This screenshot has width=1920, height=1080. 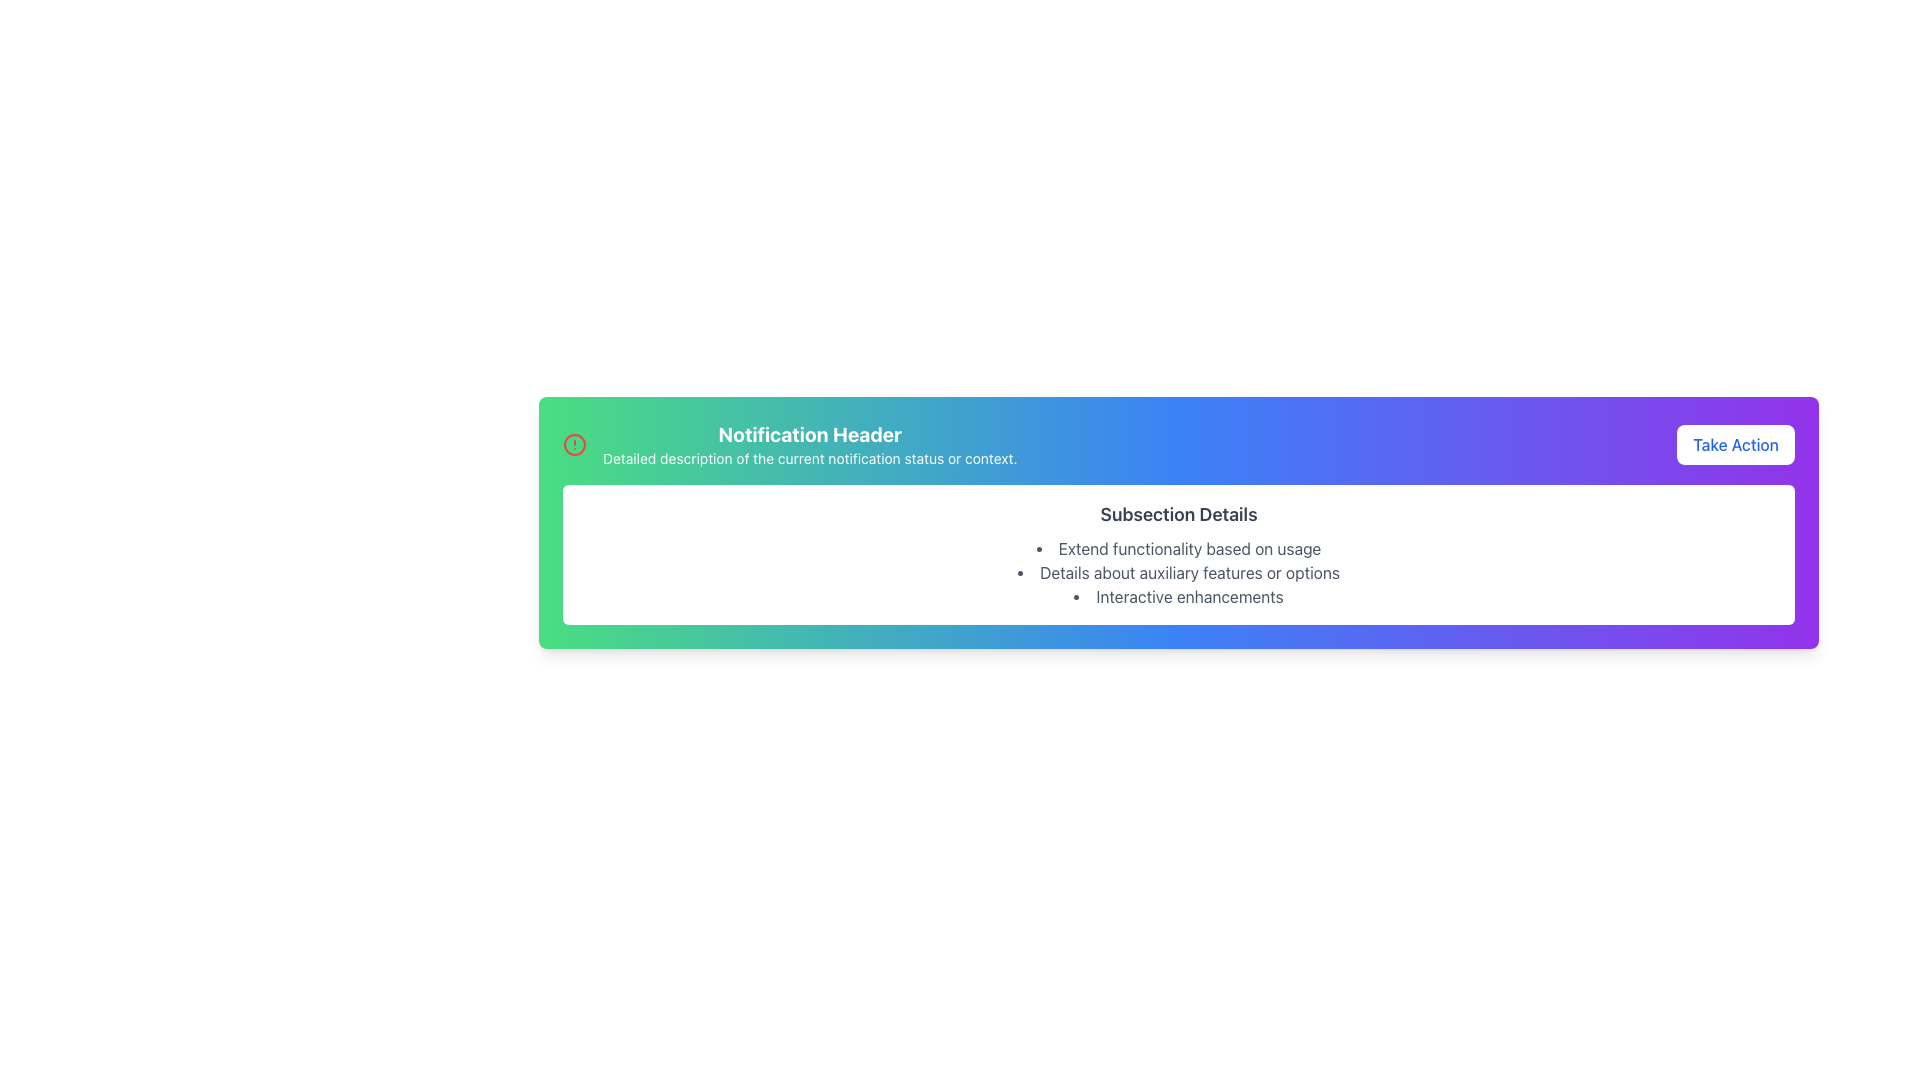 What do you see at coordinates (574, 443) in the screenshot?
I see `the circular icon located in the upper-left corner of the notification banner, which serves as a visual indicator for alerts` at bounding box center [574, 443].